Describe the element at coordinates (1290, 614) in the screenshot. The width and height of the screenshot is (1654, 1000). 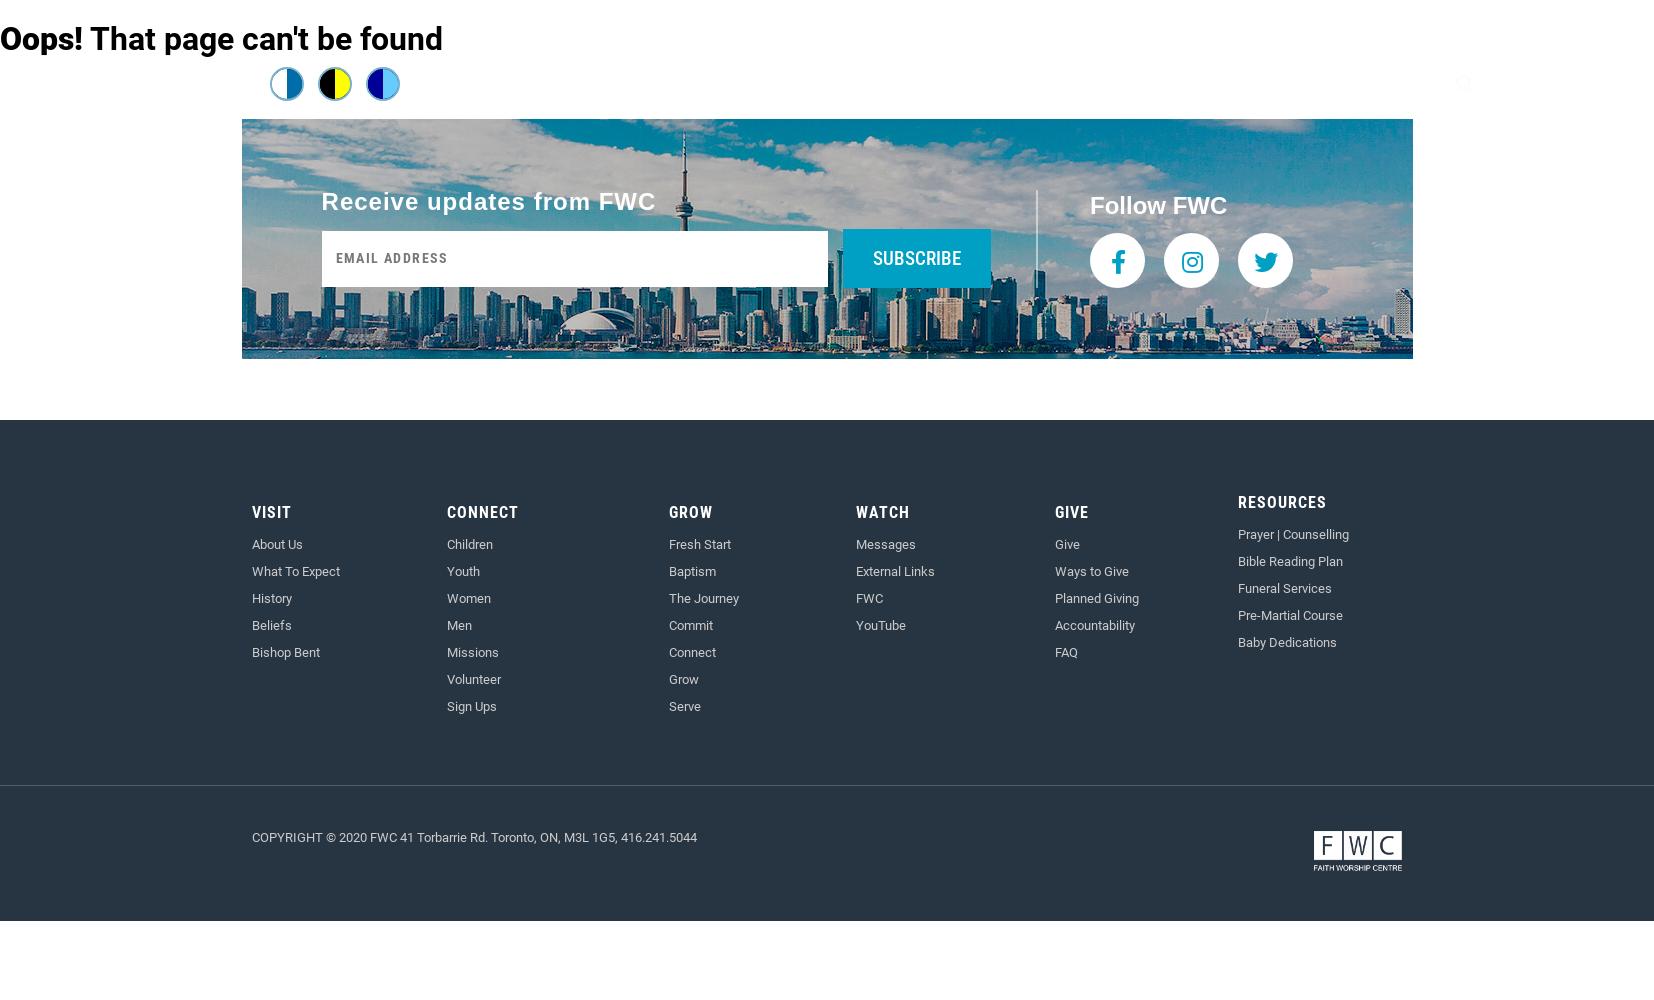
I see `'Pre-Martial Course'` at that location.